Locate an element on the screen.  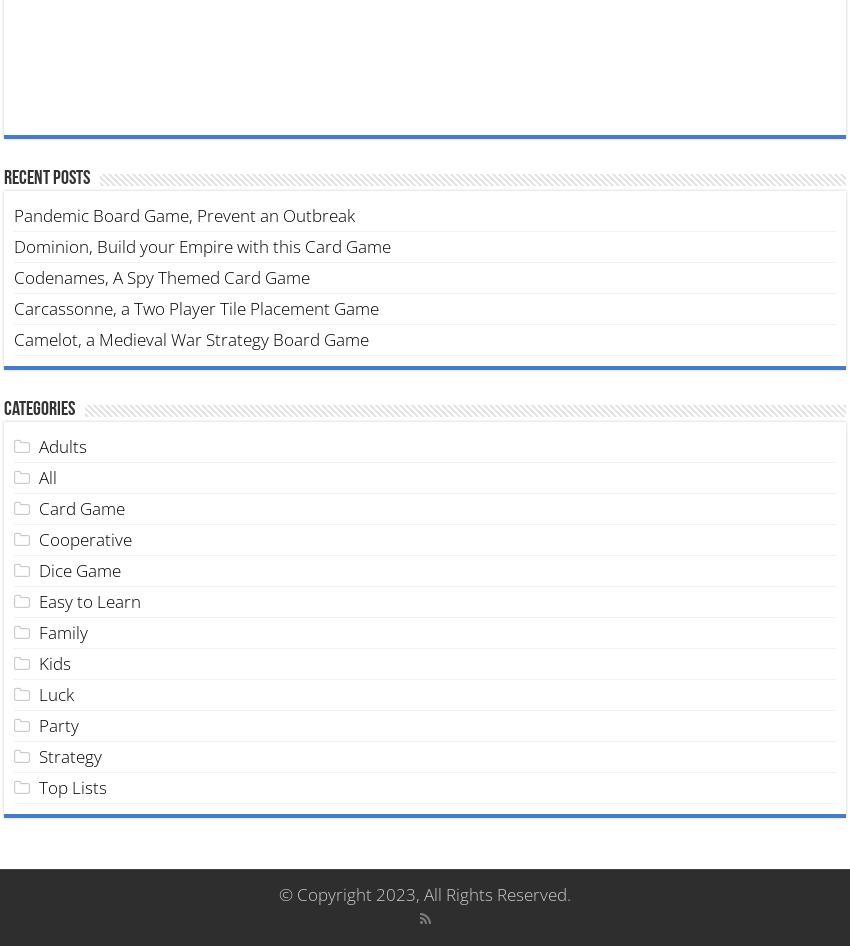
'© Copyright 2023, All Rights Reserved.' is located at coordinates (277, 892).